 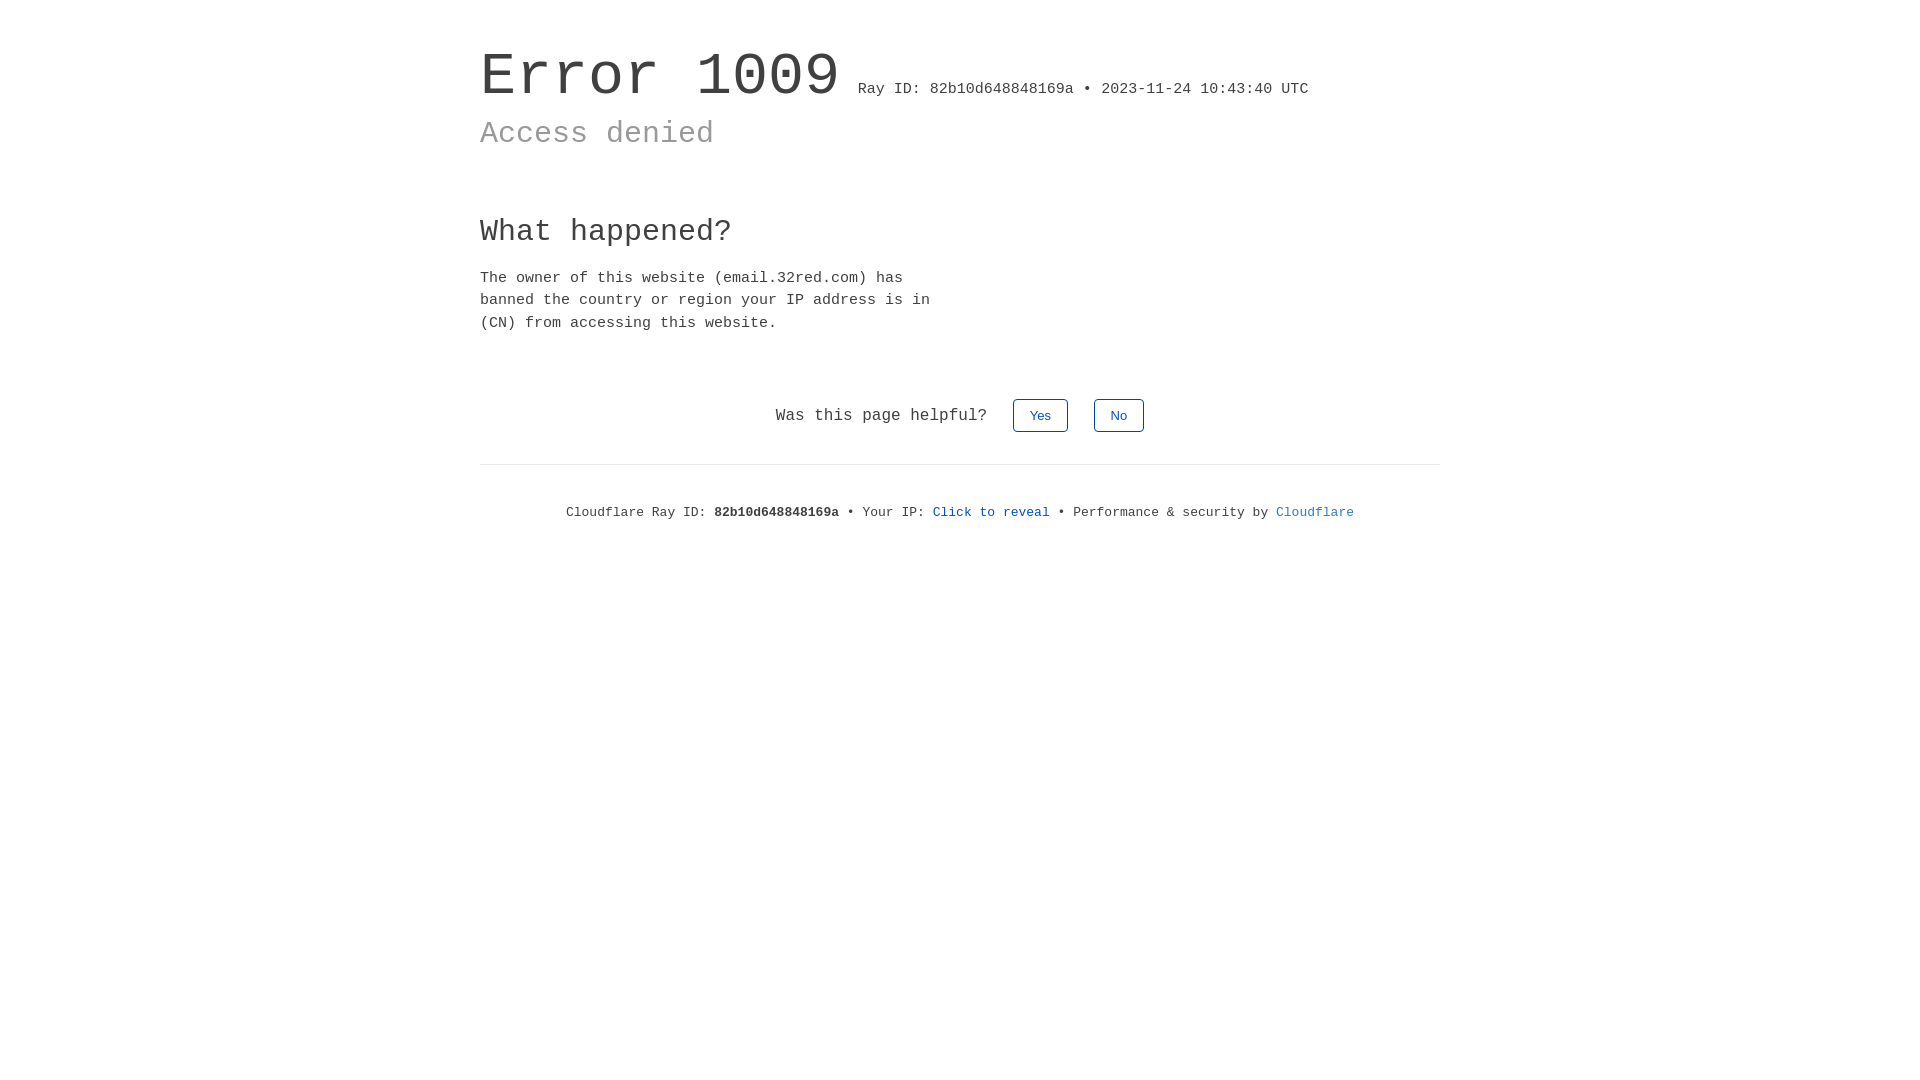 What do you see at coordinates (1118, 414) in the screenshot?
I see `'No'` at bounding box center [1118, 414].